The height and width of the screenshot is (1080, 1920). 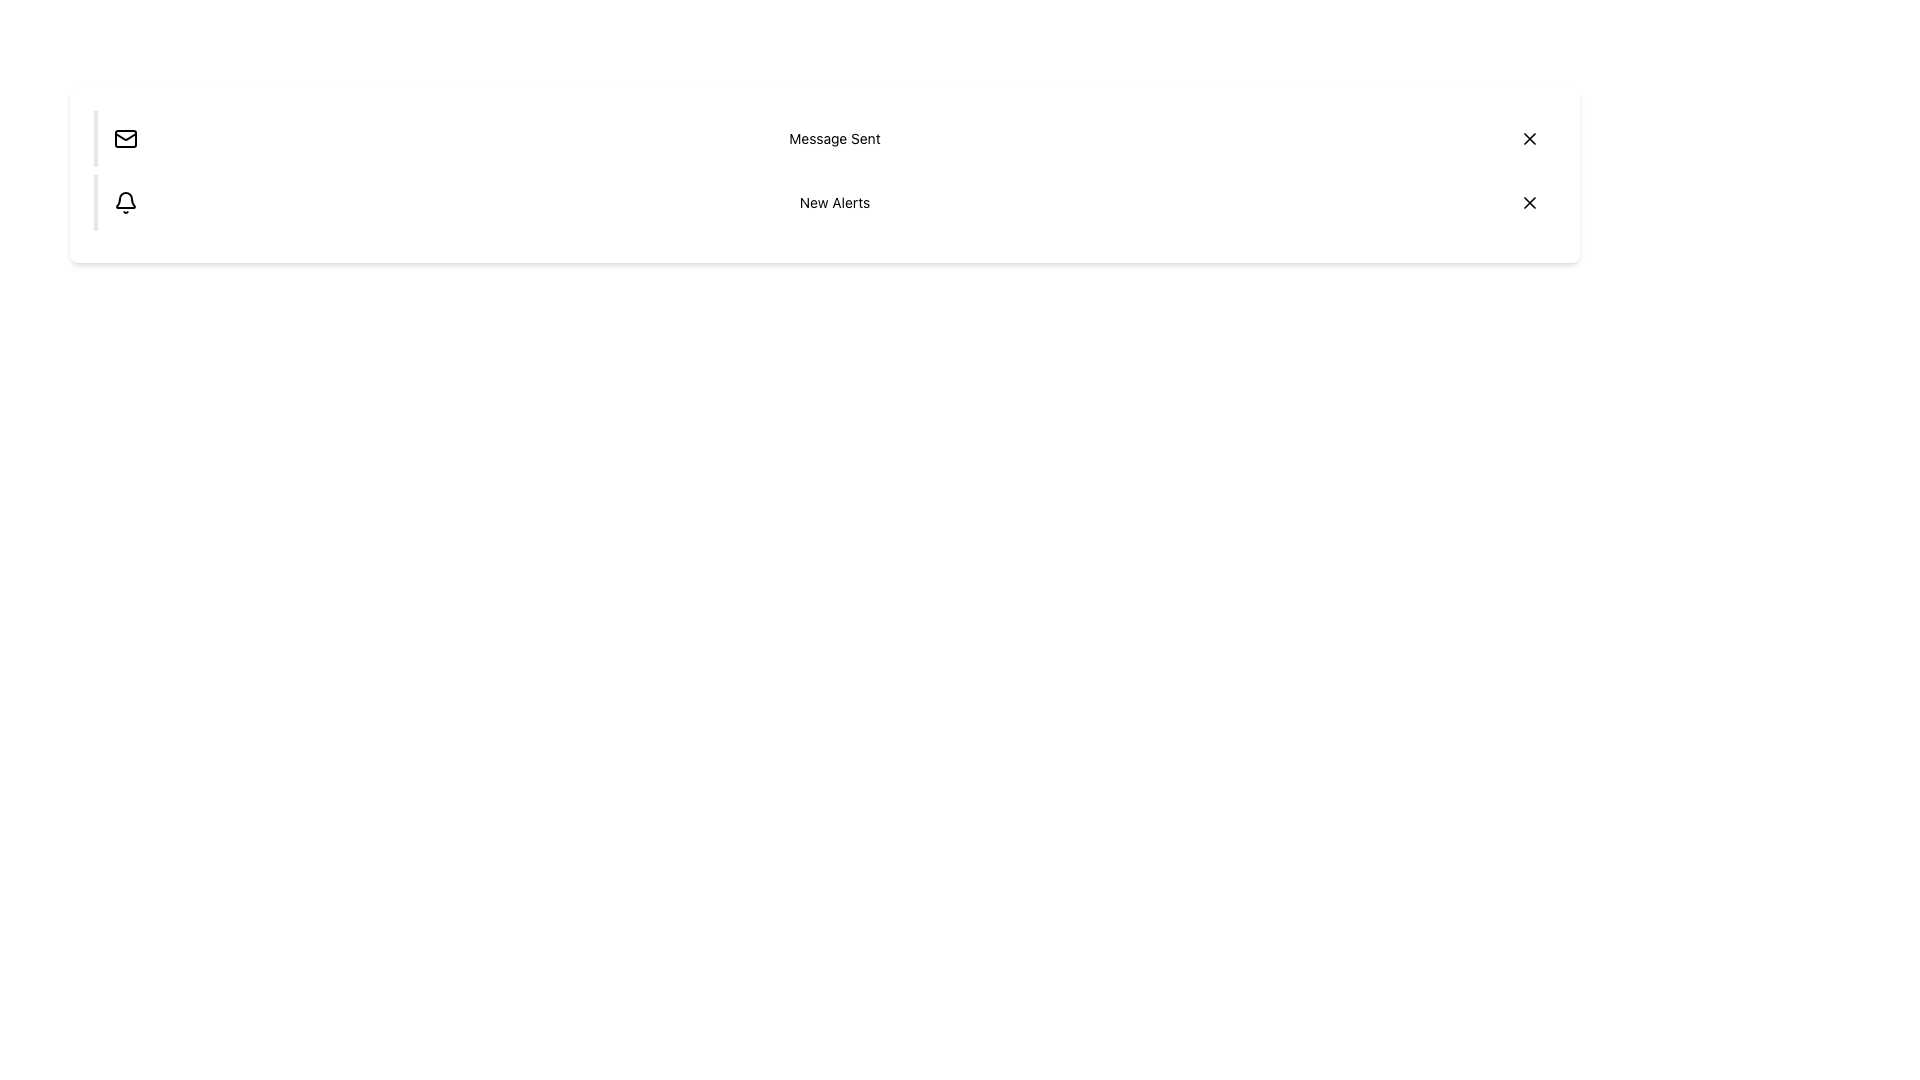 What do you see at coordinates (1529, 137) in the screenshot?
I see `the close icon located at the top-right corner of the interface` at bounding box center [1529, 137].